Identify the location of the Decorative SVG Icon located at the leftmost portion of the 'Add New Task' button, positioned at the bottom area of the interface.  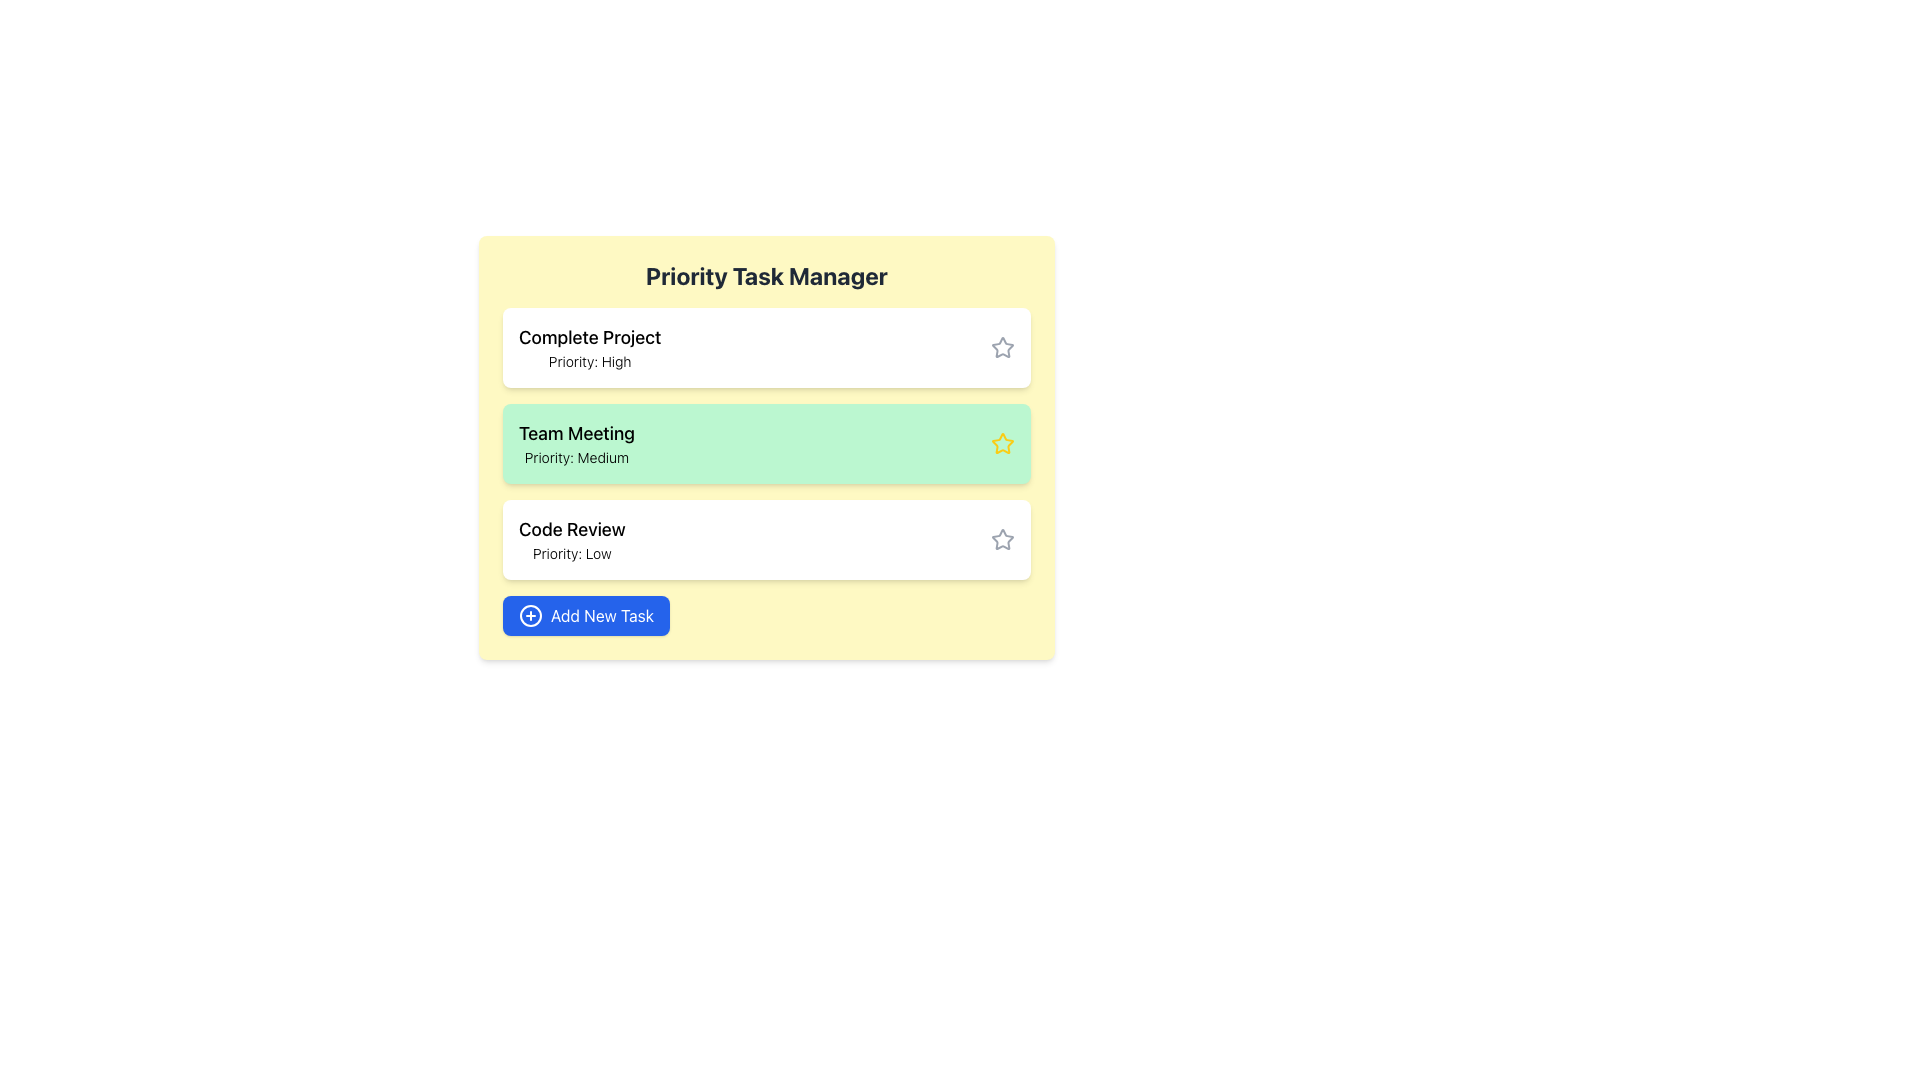
(531, 615).